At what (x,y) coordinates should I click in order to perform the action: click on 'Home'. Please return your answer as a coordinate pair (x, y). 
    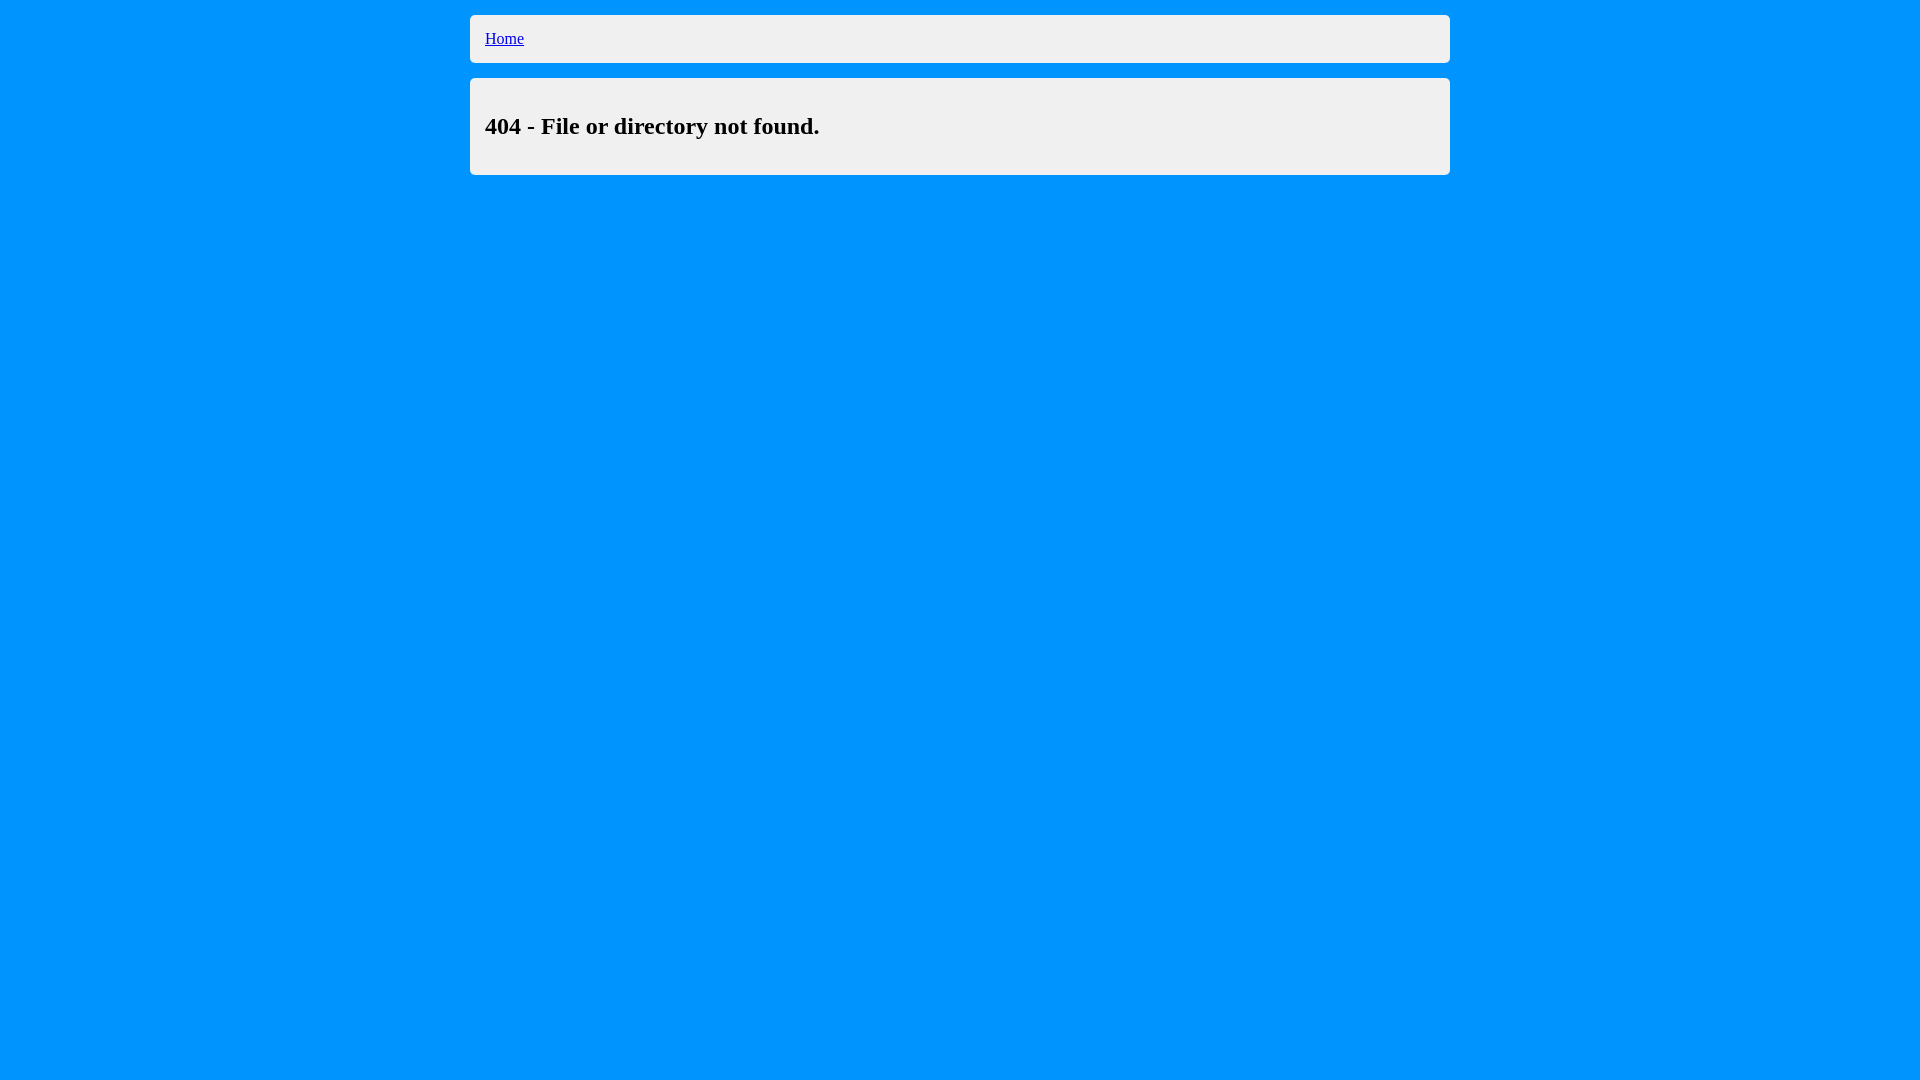
    Looking at the image, I should click on (504, 38).